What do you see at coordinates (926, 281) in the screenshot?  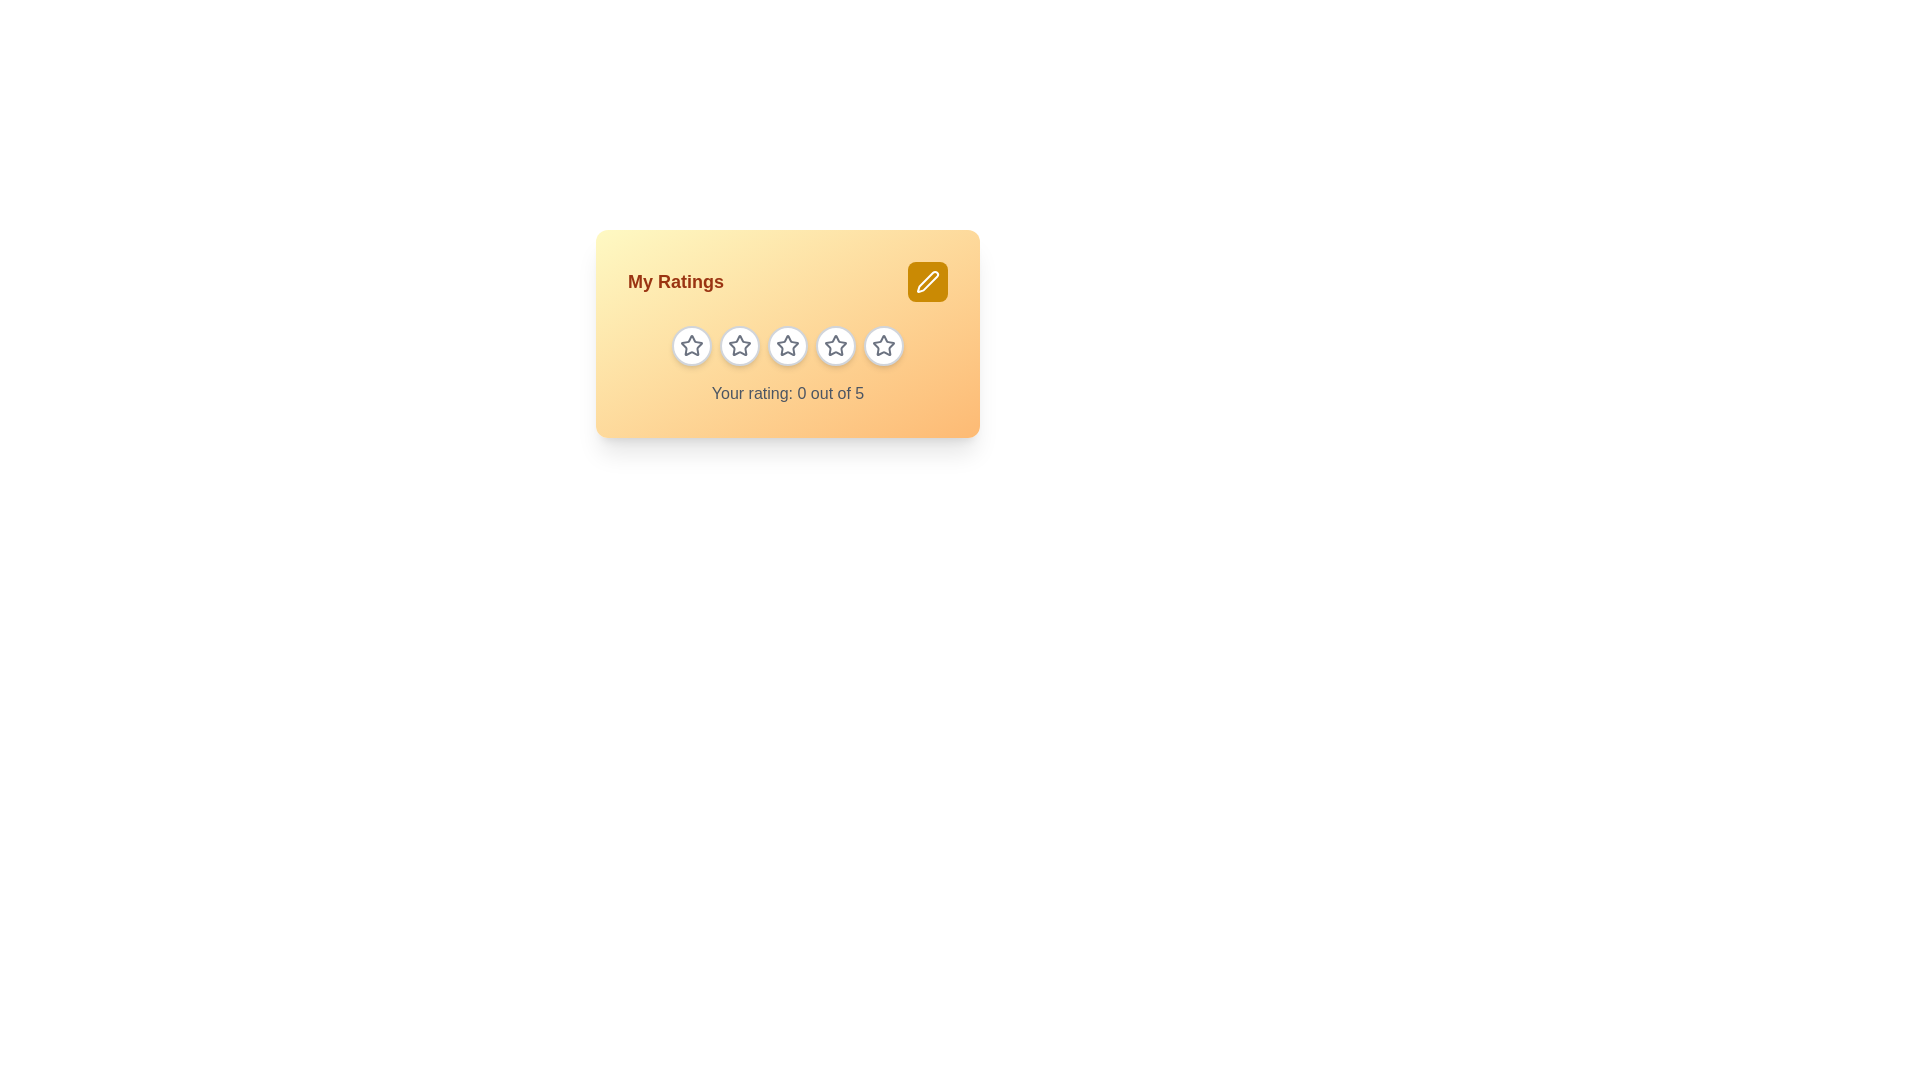 I see `the 'Edit' button located in the top-right corner of the rating interface` at bounding box center [926, 281].